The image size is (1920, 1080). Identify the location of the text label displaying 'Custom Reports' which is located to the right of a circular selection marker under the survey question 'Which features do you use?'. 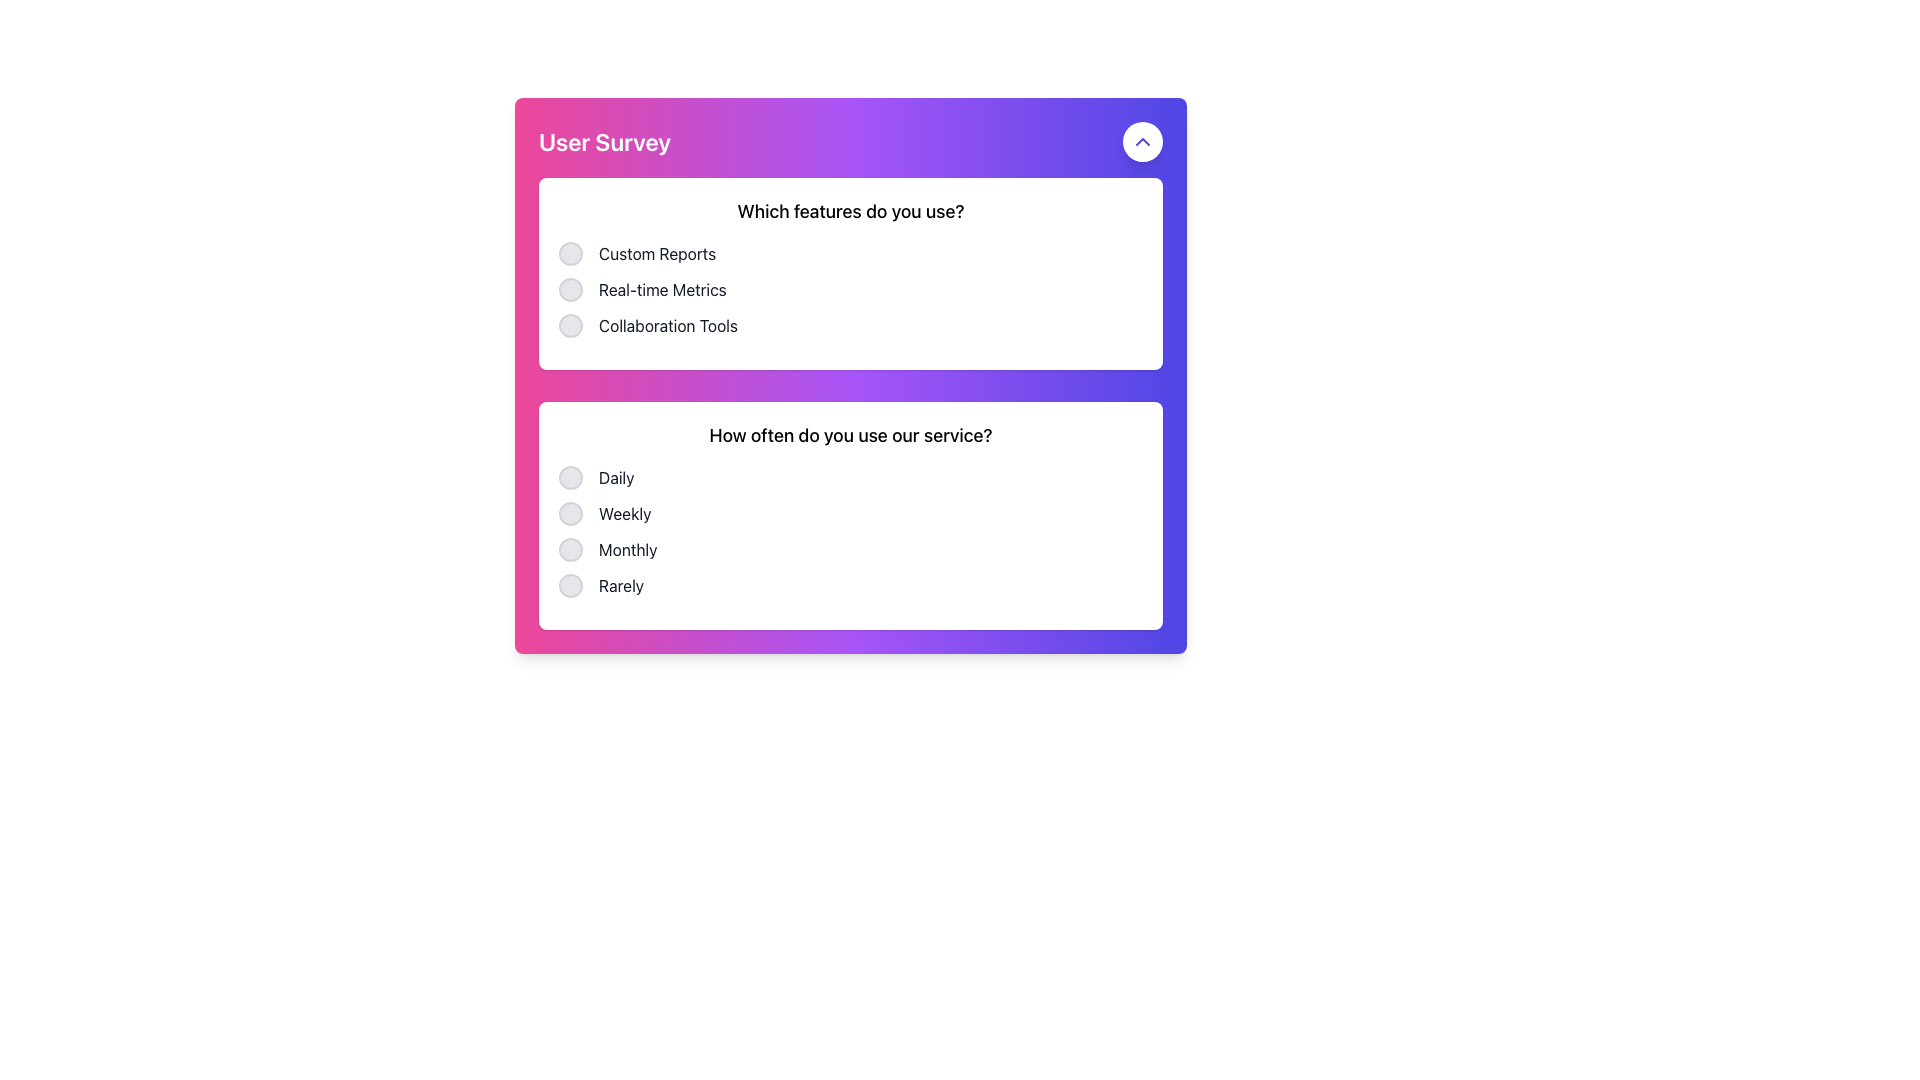
(657, 253).